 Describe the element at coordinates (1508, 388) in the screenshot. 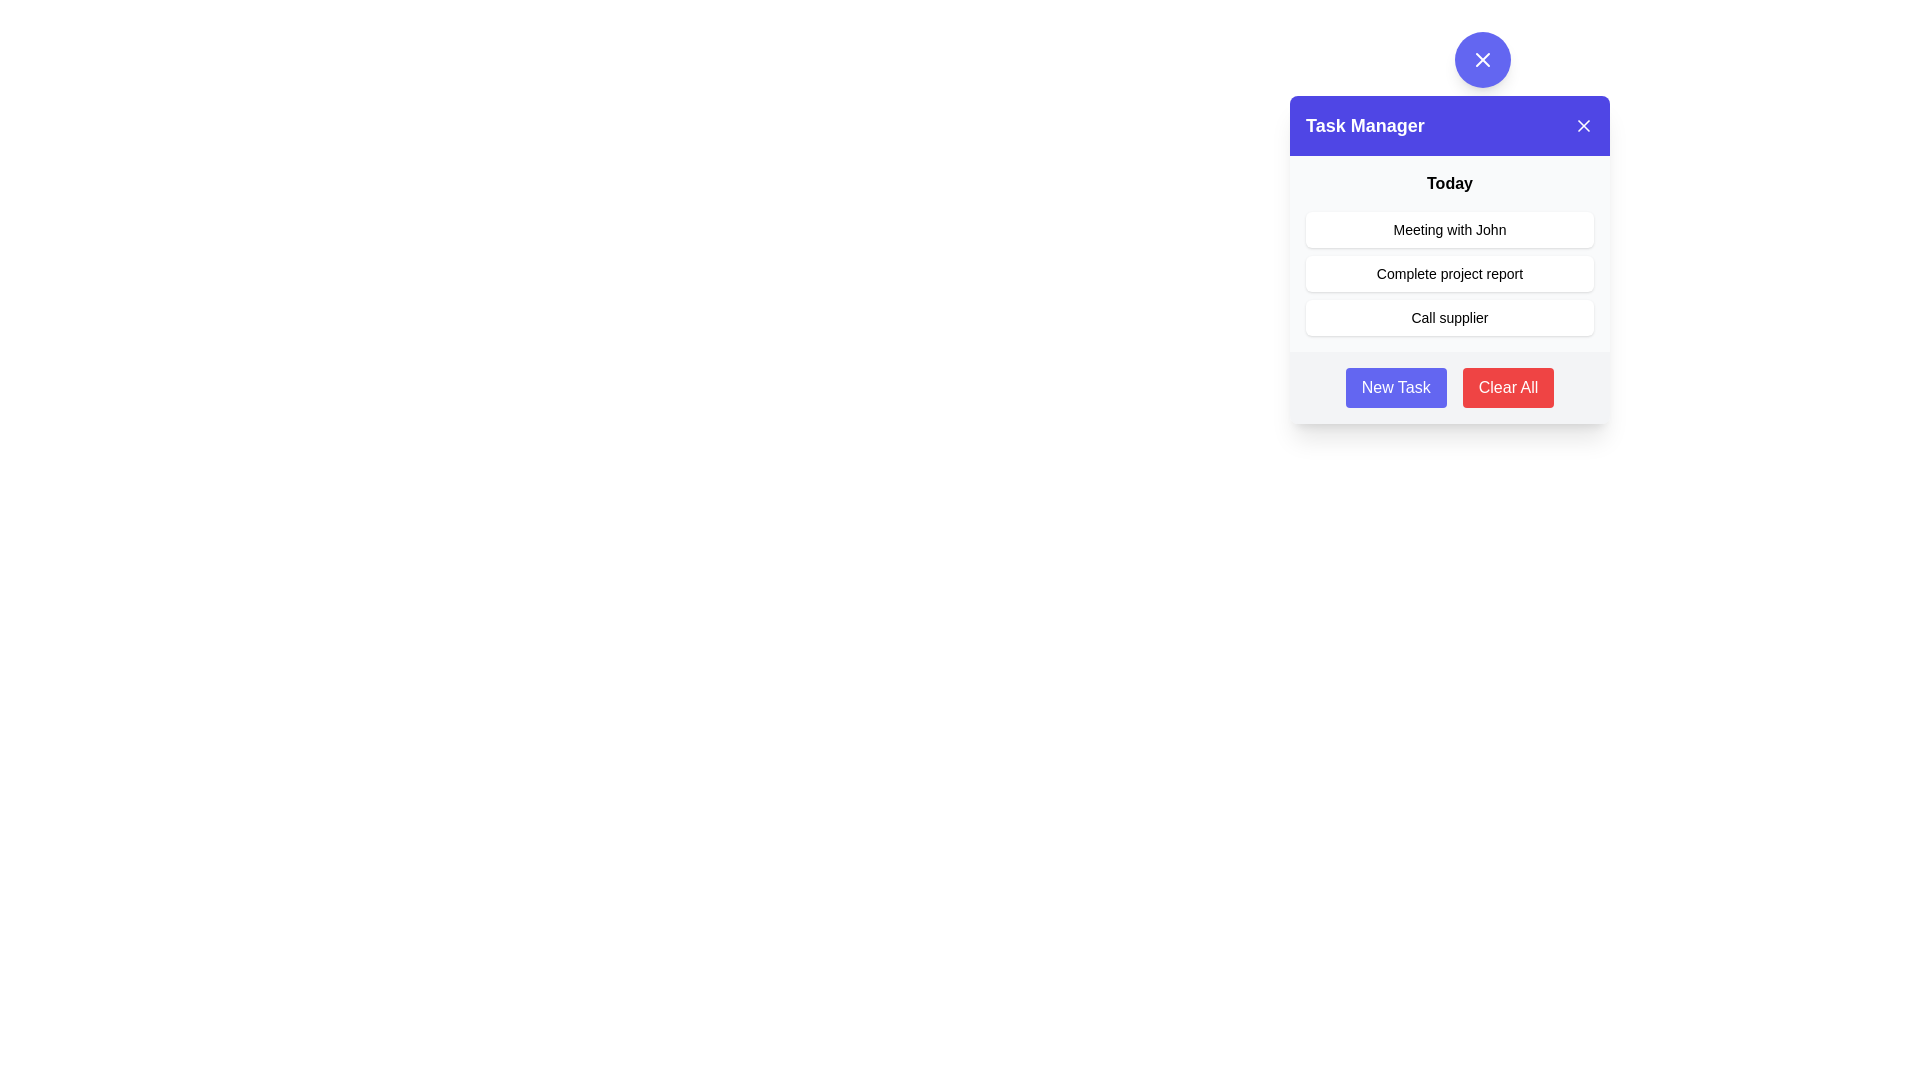

I see `the 'Clear All' button with a red background and white text located in the bottom-right corner of the 'Task Manager' panel` at that location.